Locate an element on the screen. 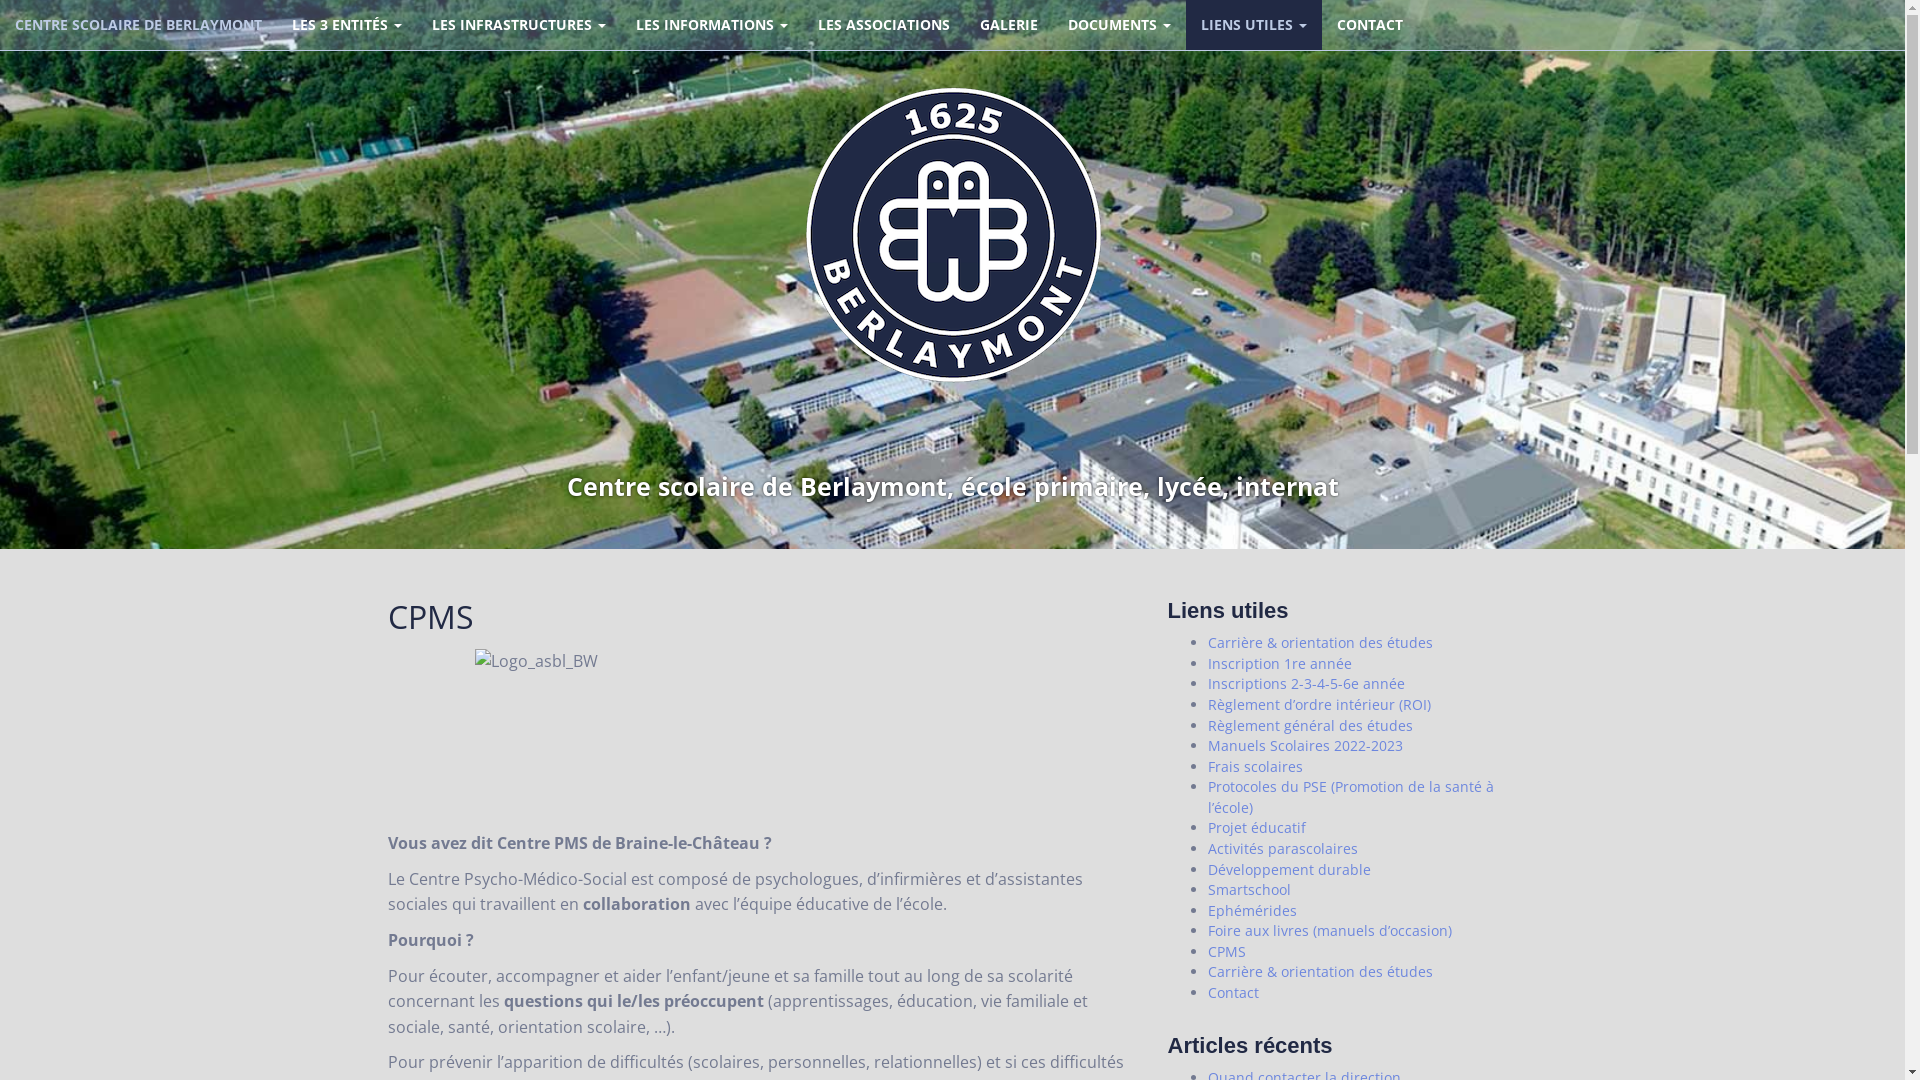 This screenshot has height=1080, width=1920. 'Smartschool' is located at coordinates (1248, 888).